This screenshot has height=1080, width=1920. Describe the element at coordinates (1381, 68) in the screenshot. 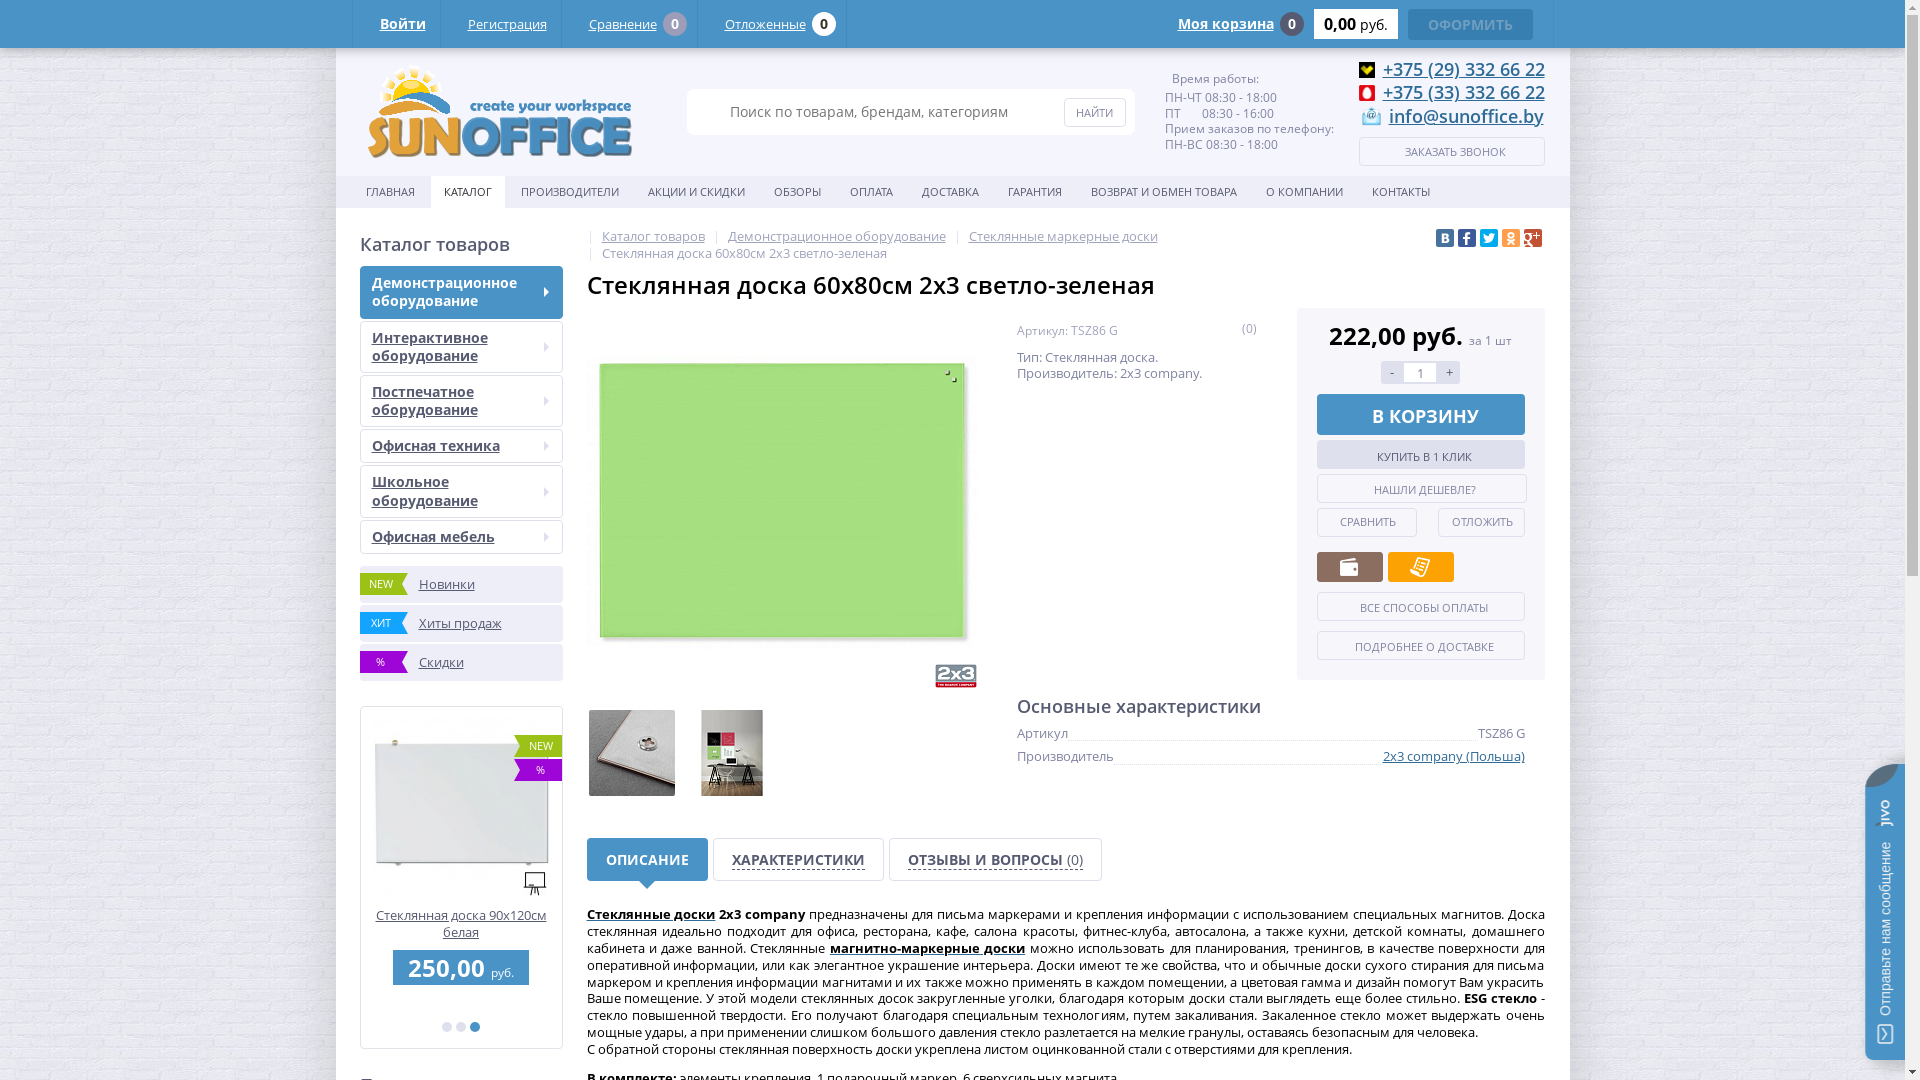

I see `'+375 (29) 332 66 22'` at that location.